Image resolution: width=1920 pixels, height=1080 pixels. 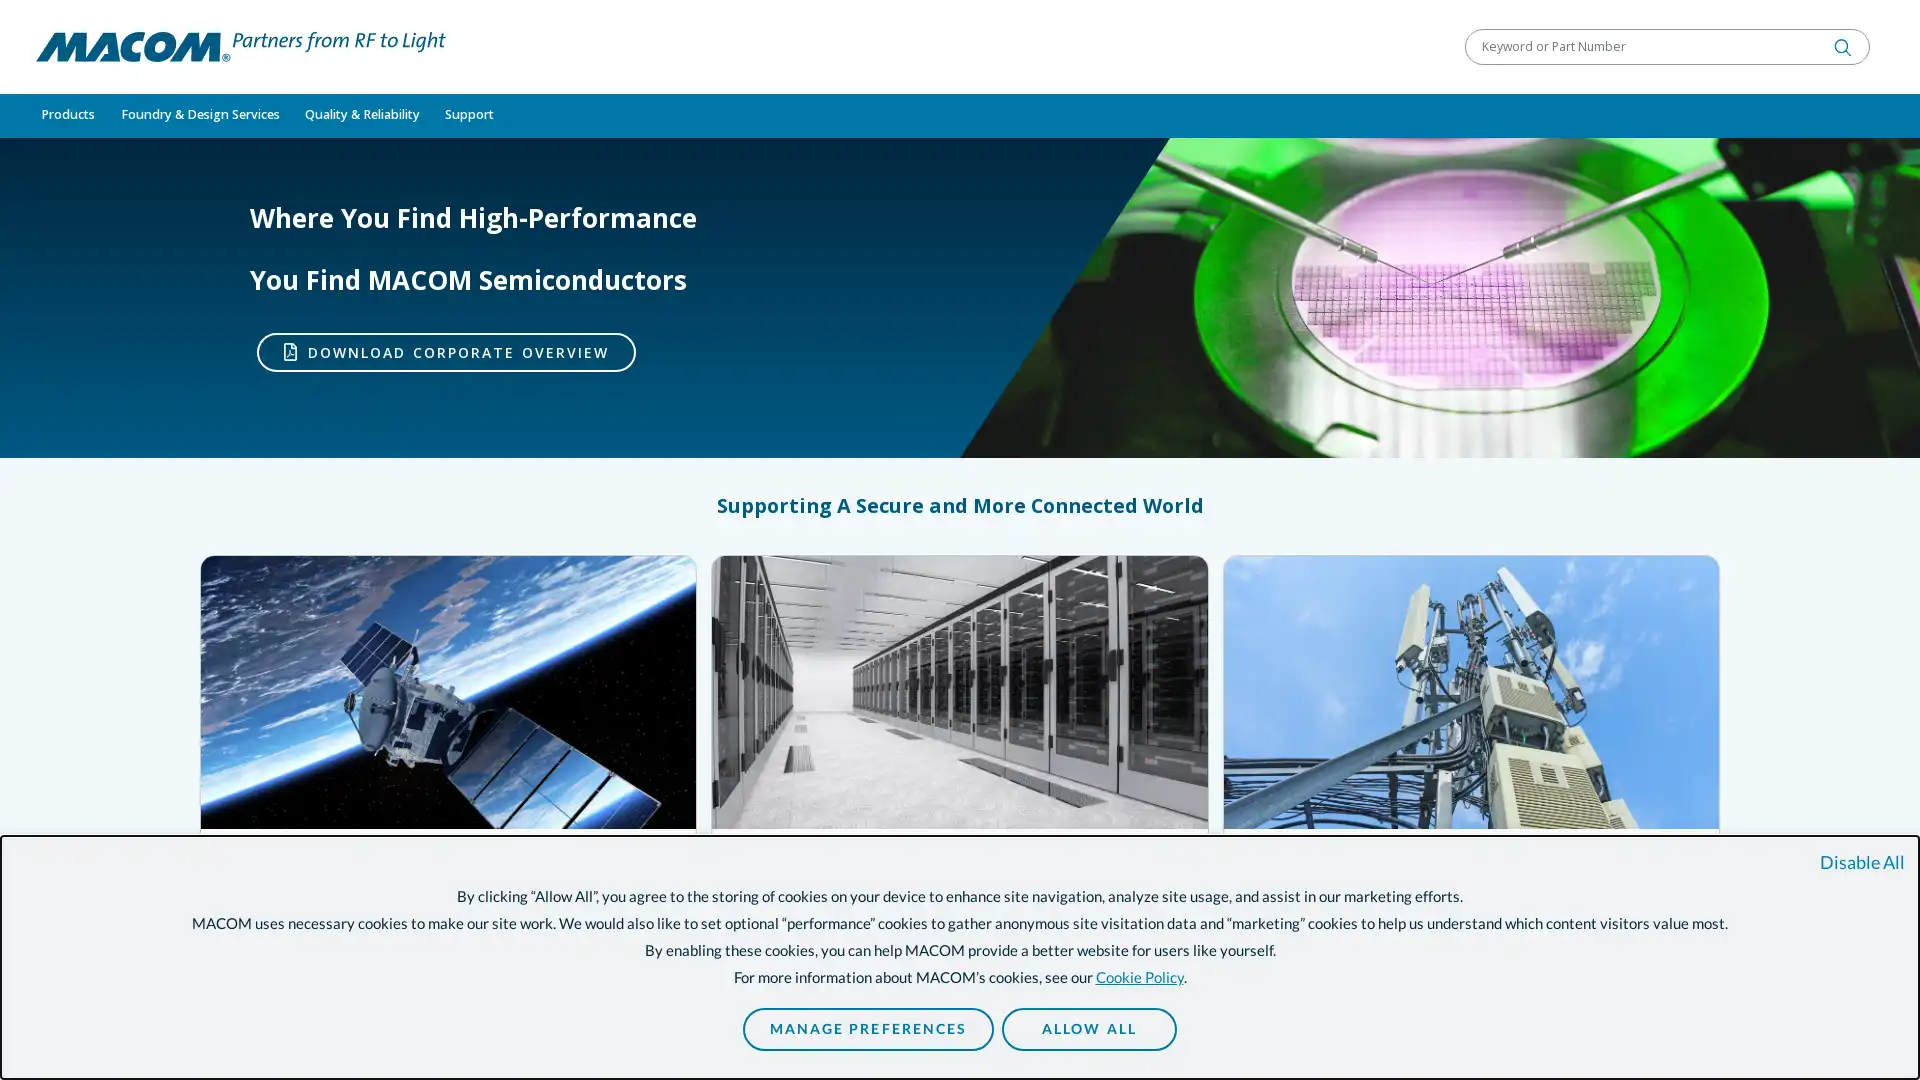 I want to click on ALLOW ALL, so click(x=1087, y=1029).